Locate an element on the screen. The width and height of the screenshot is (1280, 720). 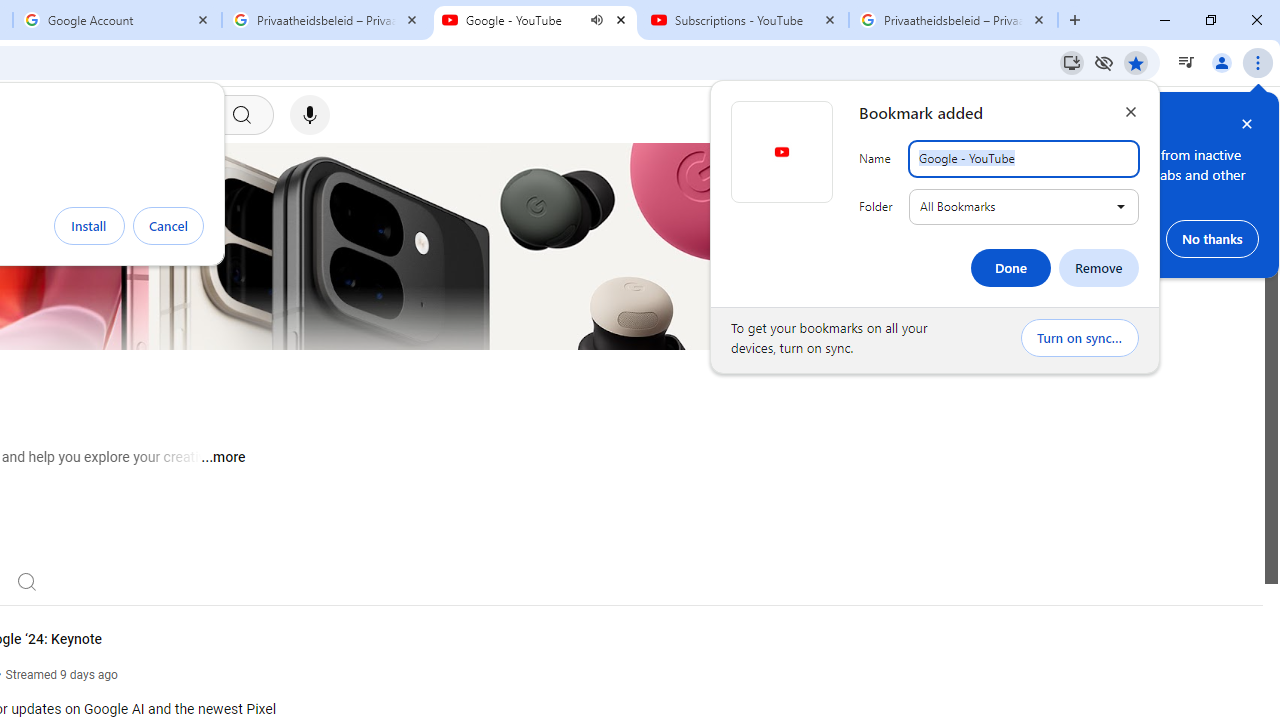
'Remove' is located at coordinates (1097, 267).